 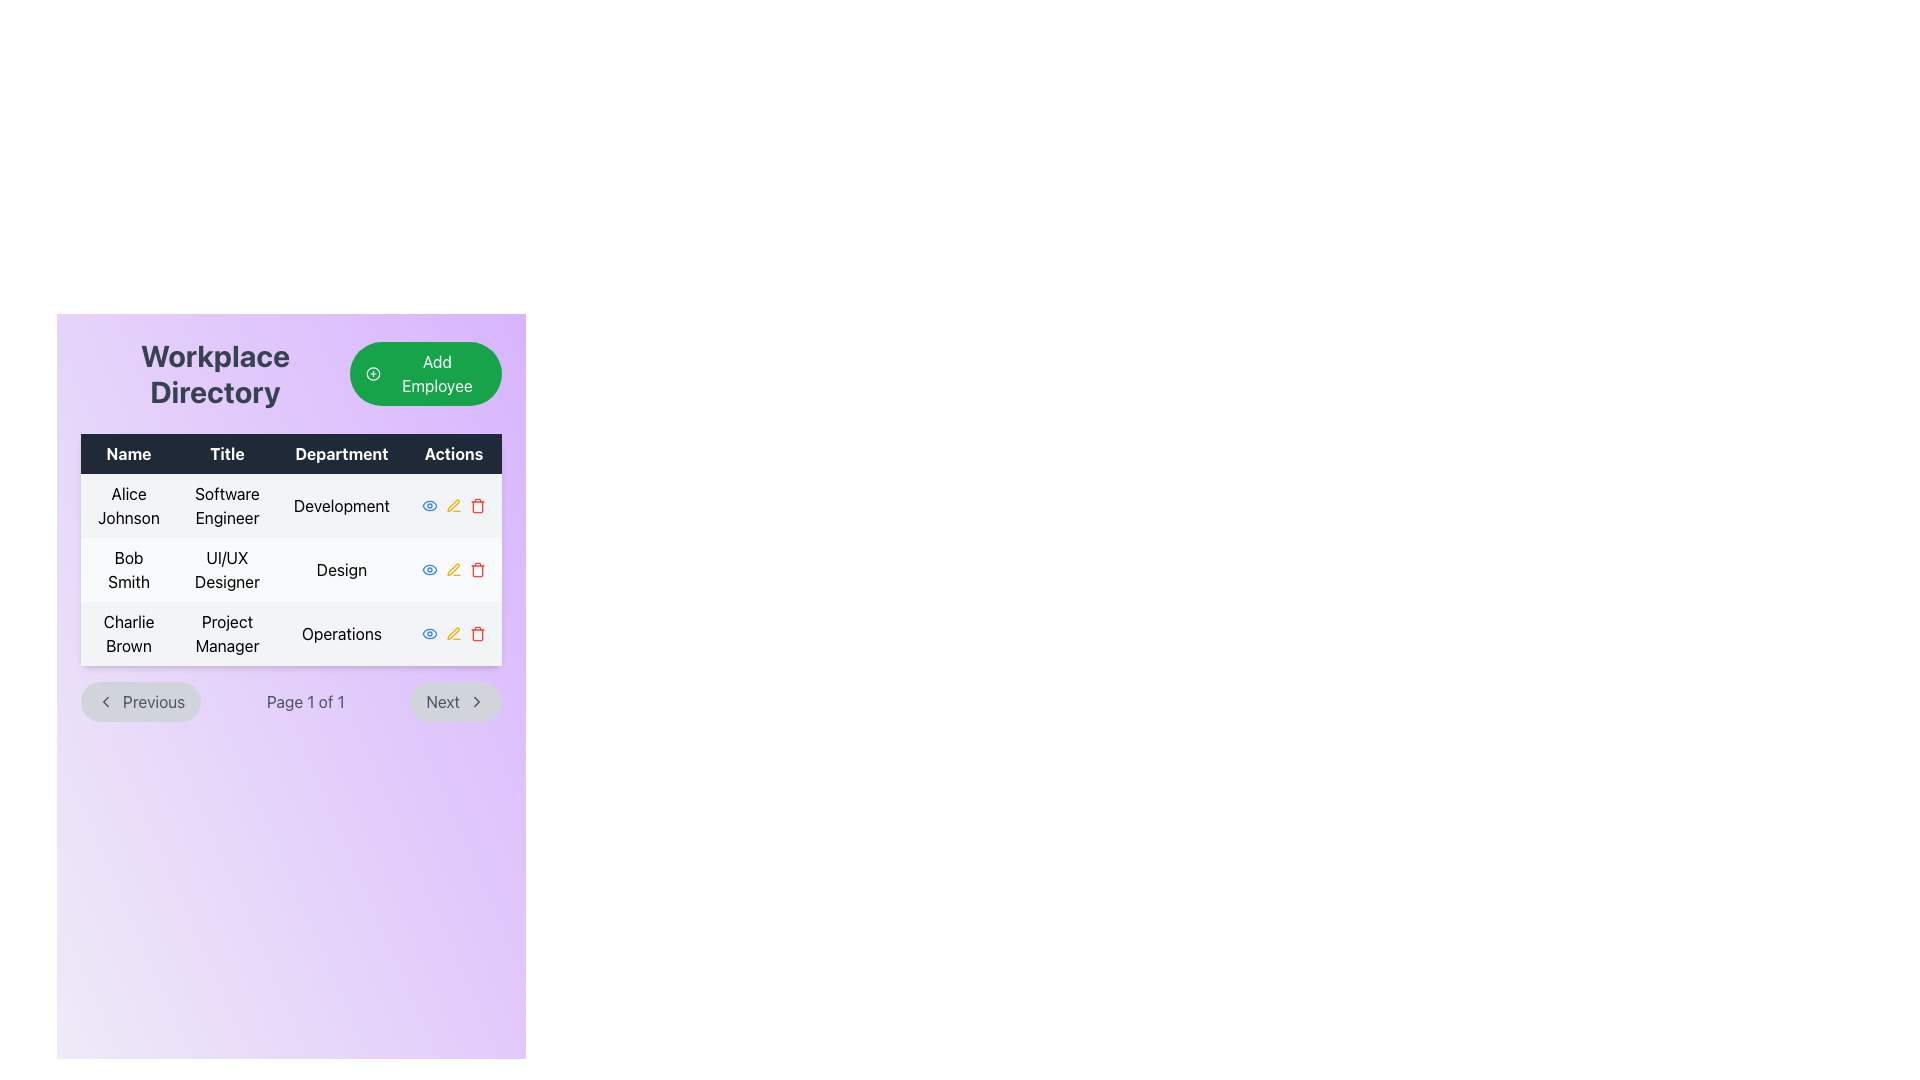 What do you see at coordinates (304, 701) in the screenshot?
I see `the text label displaying 'Page 1 of 1' in gray color, which is centered in the pagination bar at the bottom of the interface` at bounding box center [304, 701].